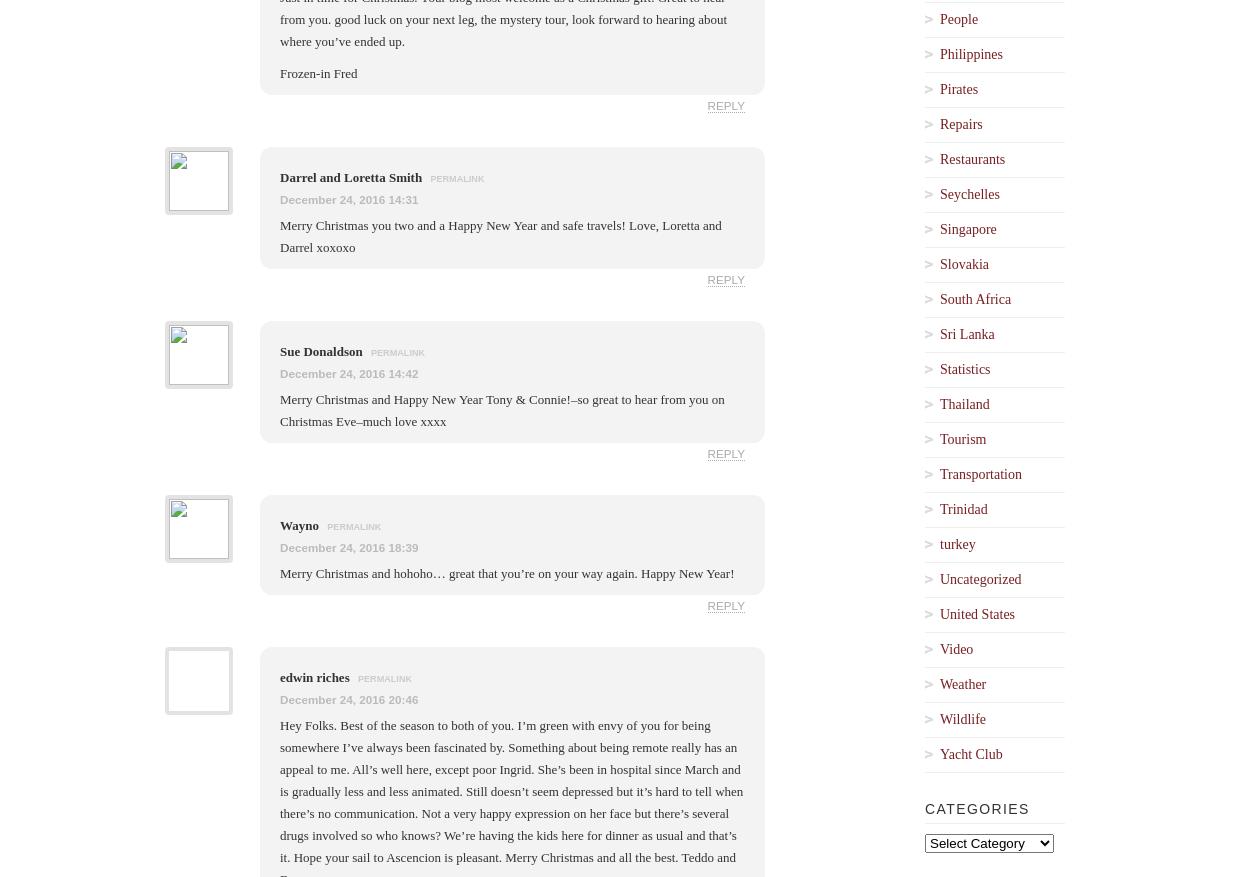  Describe the element at coordinates (348, 698) in the screenshot. I see `'December 24, 2016 20:46'` at that location.